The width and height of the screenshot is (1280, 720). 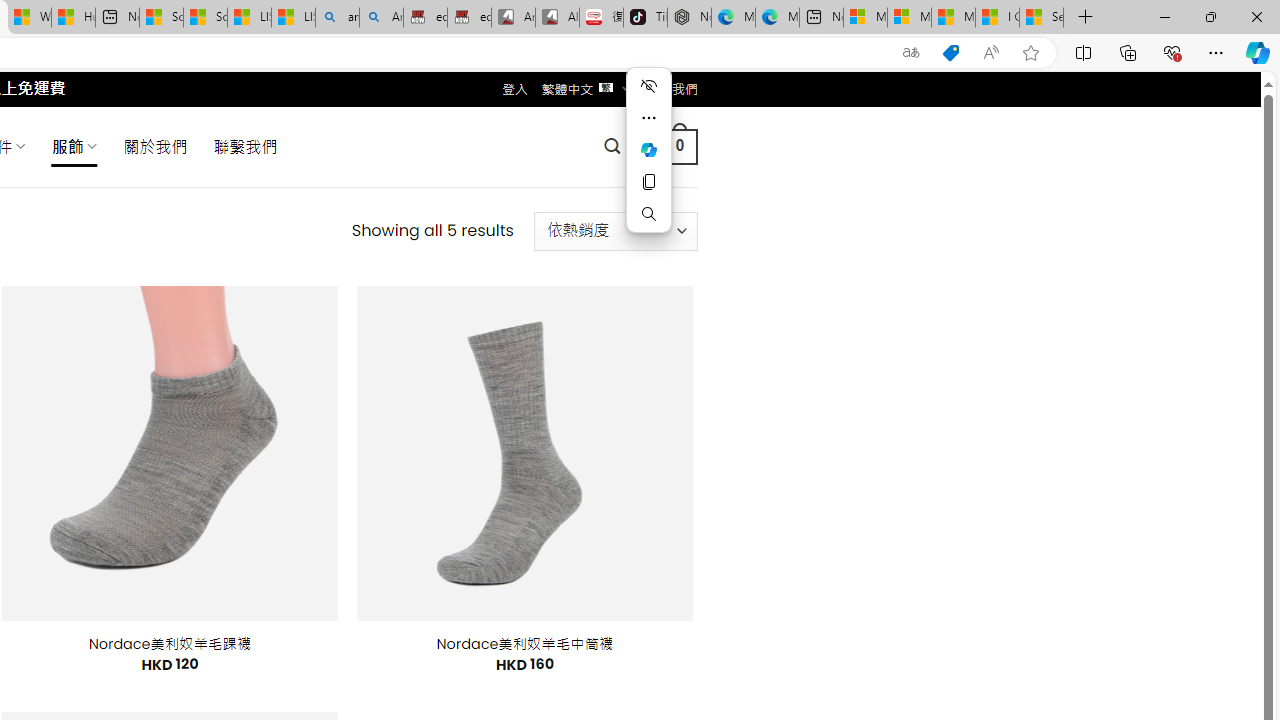 What do you see at coordinates (1085, 17) in the screenshot?
I see `'New Tab'` at bounding box center [1085, 17].